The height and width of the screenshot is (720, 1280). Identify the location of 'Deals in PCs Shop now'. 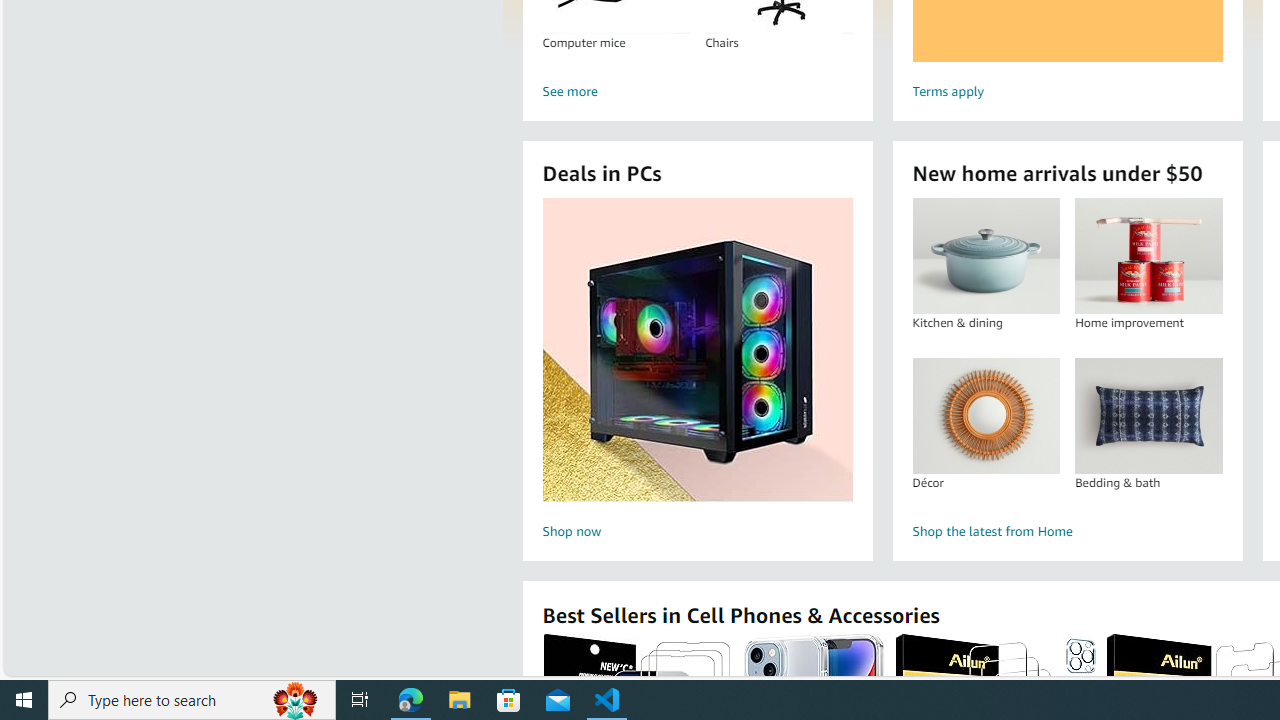
(697, 371).